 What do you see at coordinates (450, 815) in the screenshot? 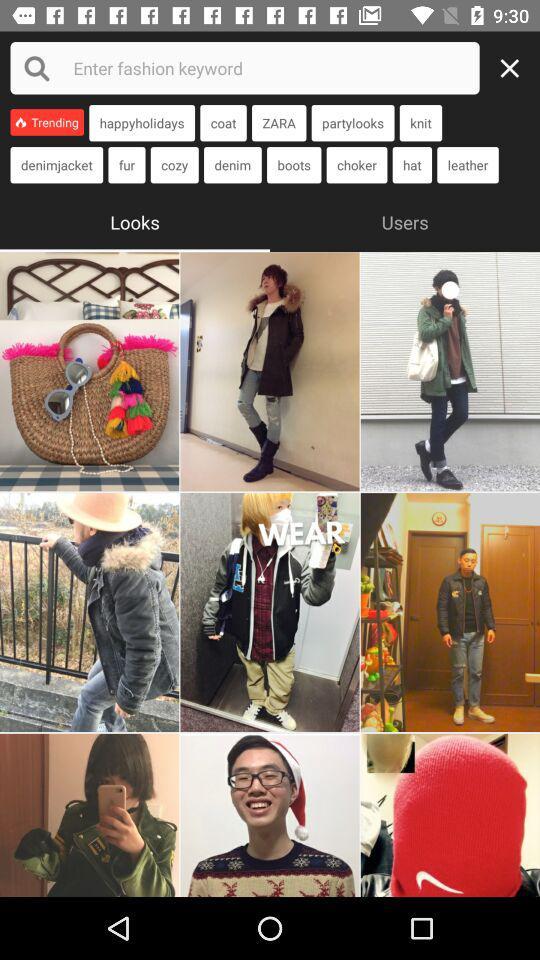
I see `this thumbnail` at bounding box center [450, 815].